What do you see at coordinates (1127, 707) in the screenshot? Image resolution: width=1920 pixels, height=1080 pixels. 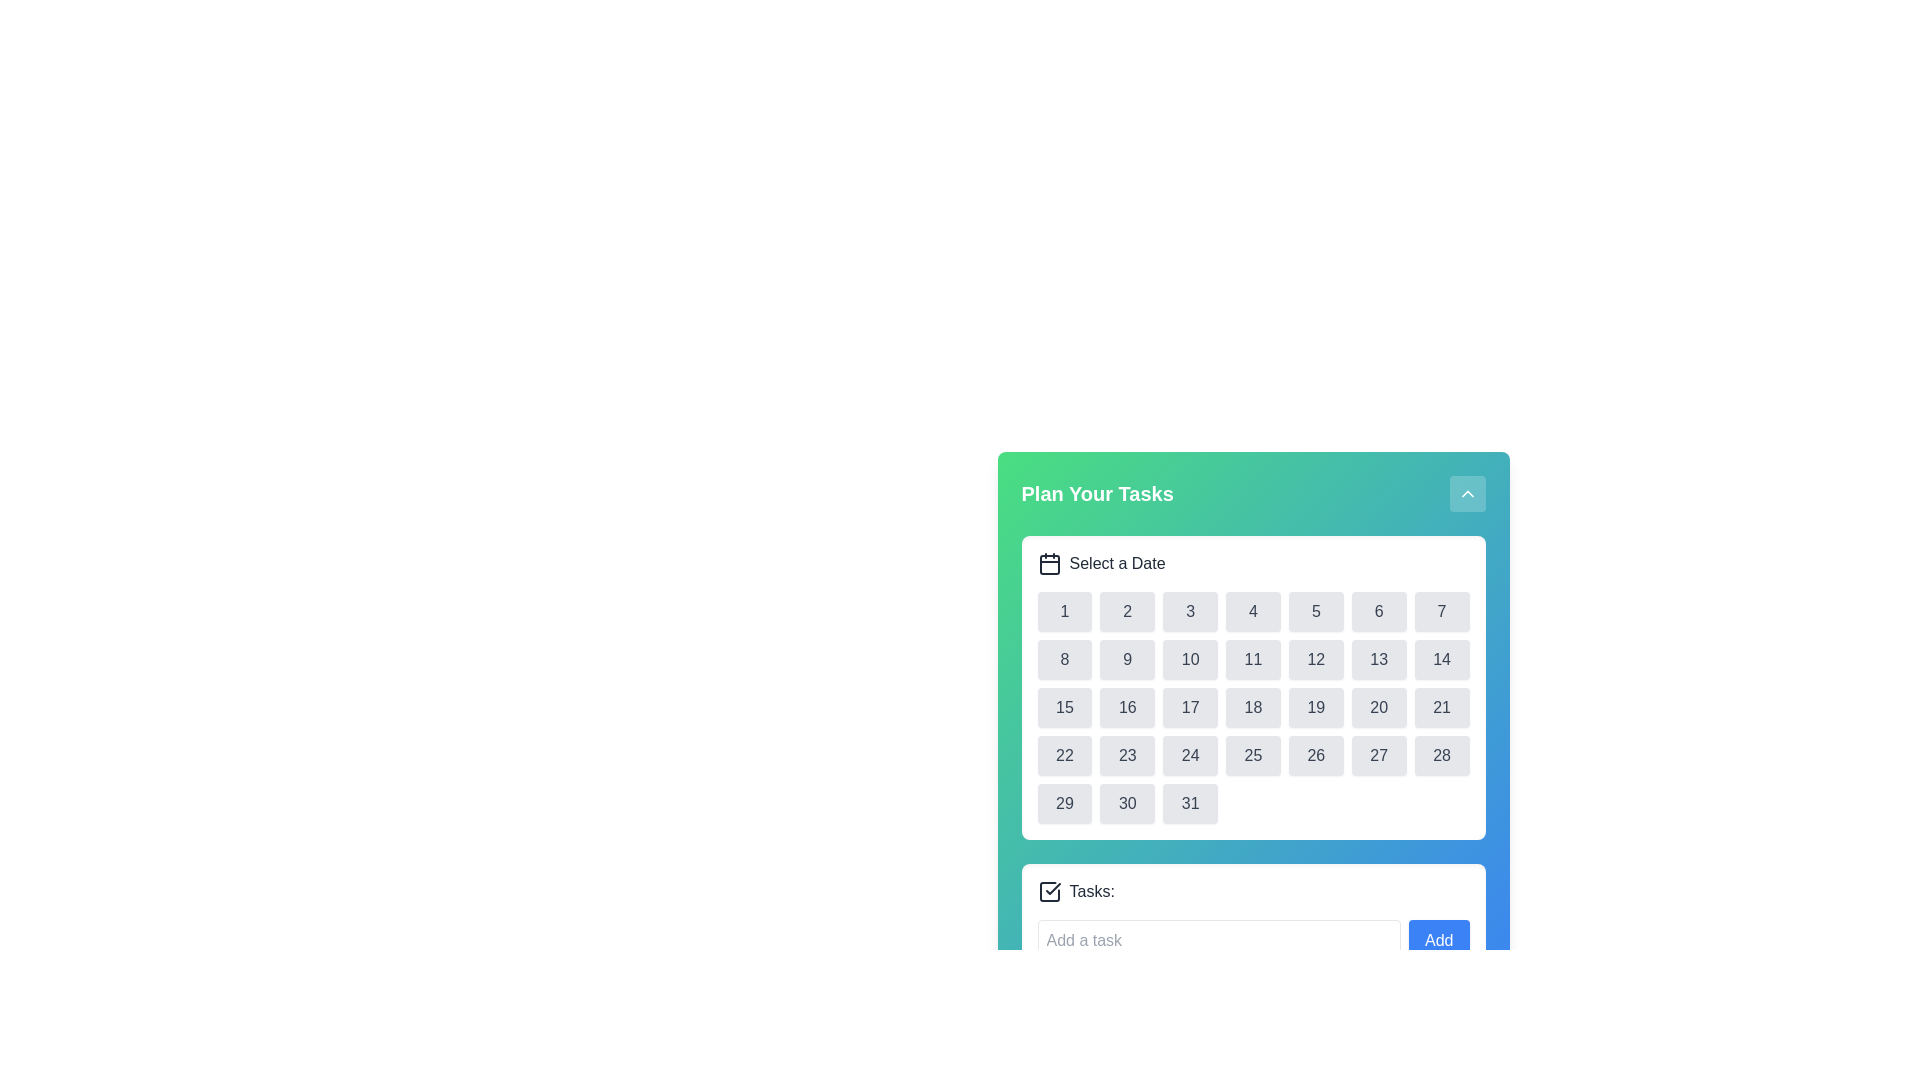 I see `the rounded rectangular button displaying the text '16'` at bounding box center [1127, 707].